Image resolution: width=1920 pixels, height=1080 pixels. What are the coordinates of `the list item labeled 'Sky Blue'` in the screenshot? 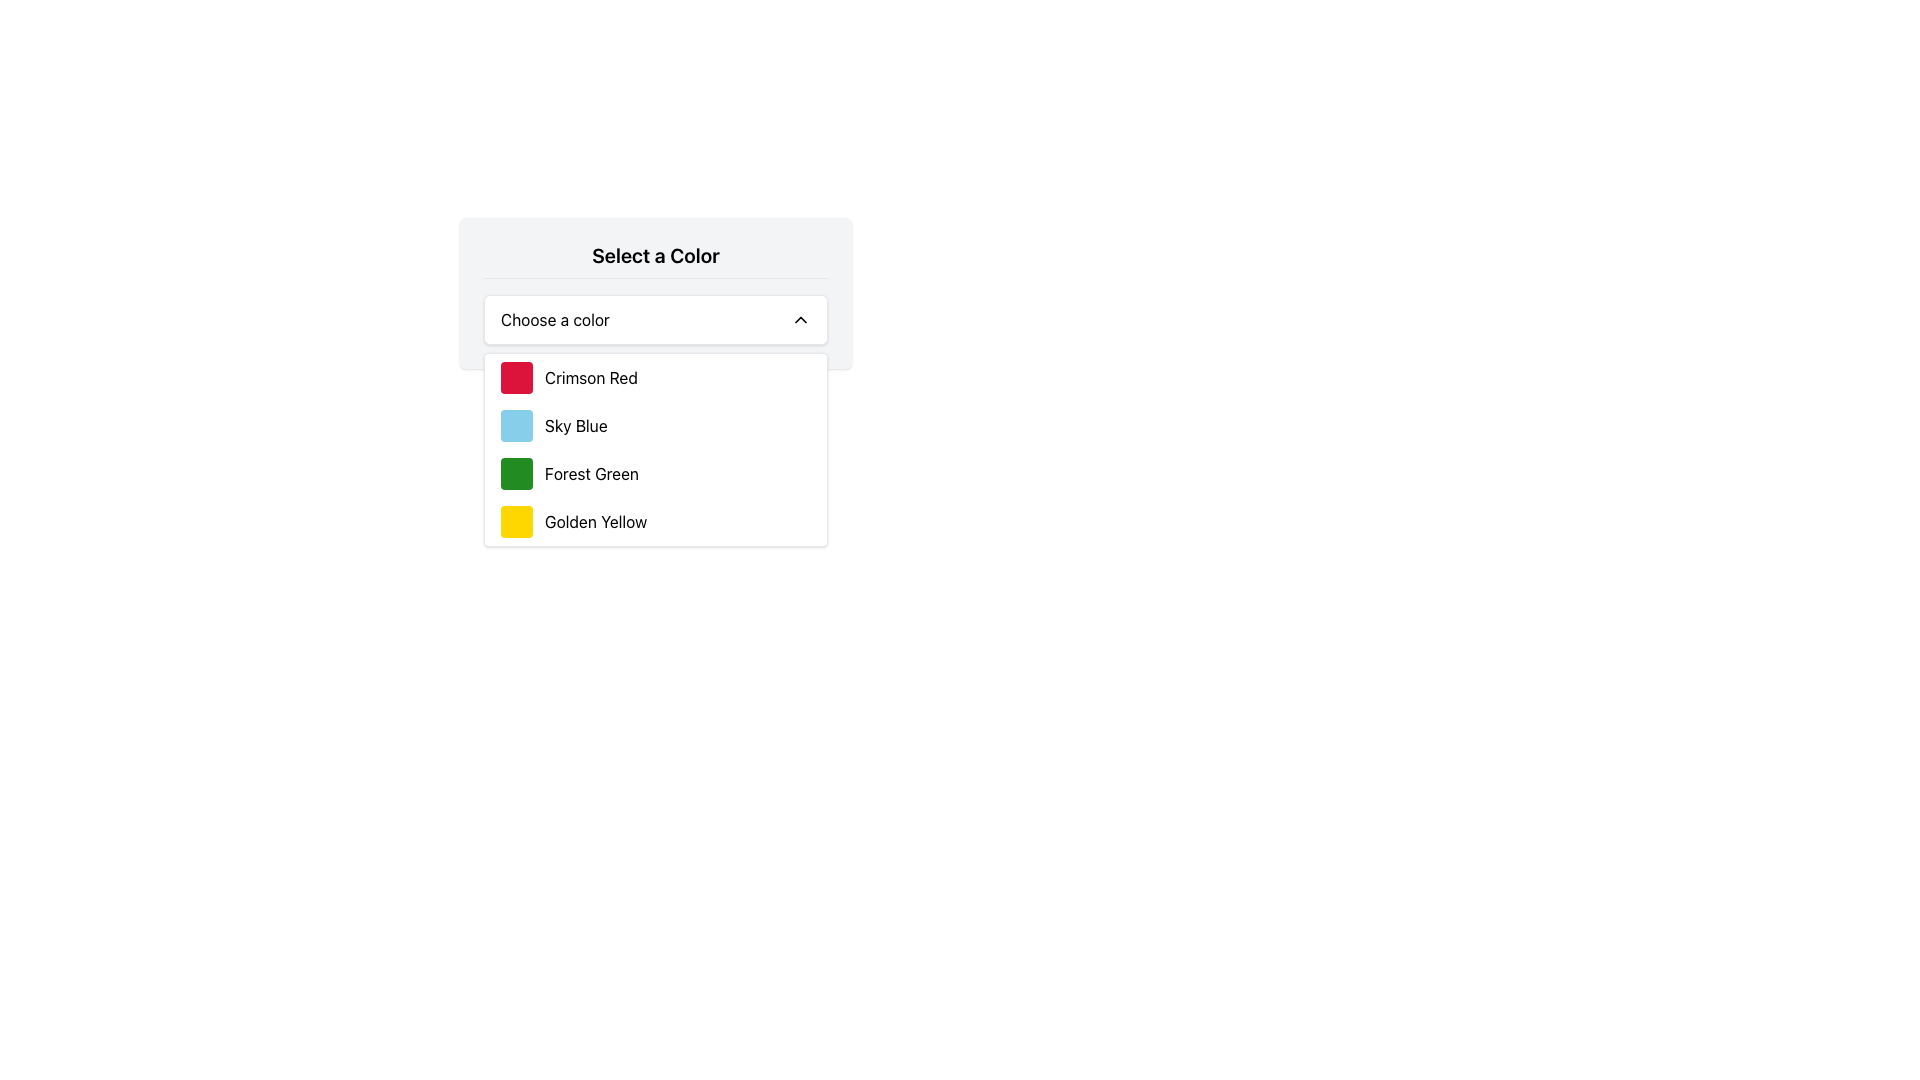 It's located at (656, 424).